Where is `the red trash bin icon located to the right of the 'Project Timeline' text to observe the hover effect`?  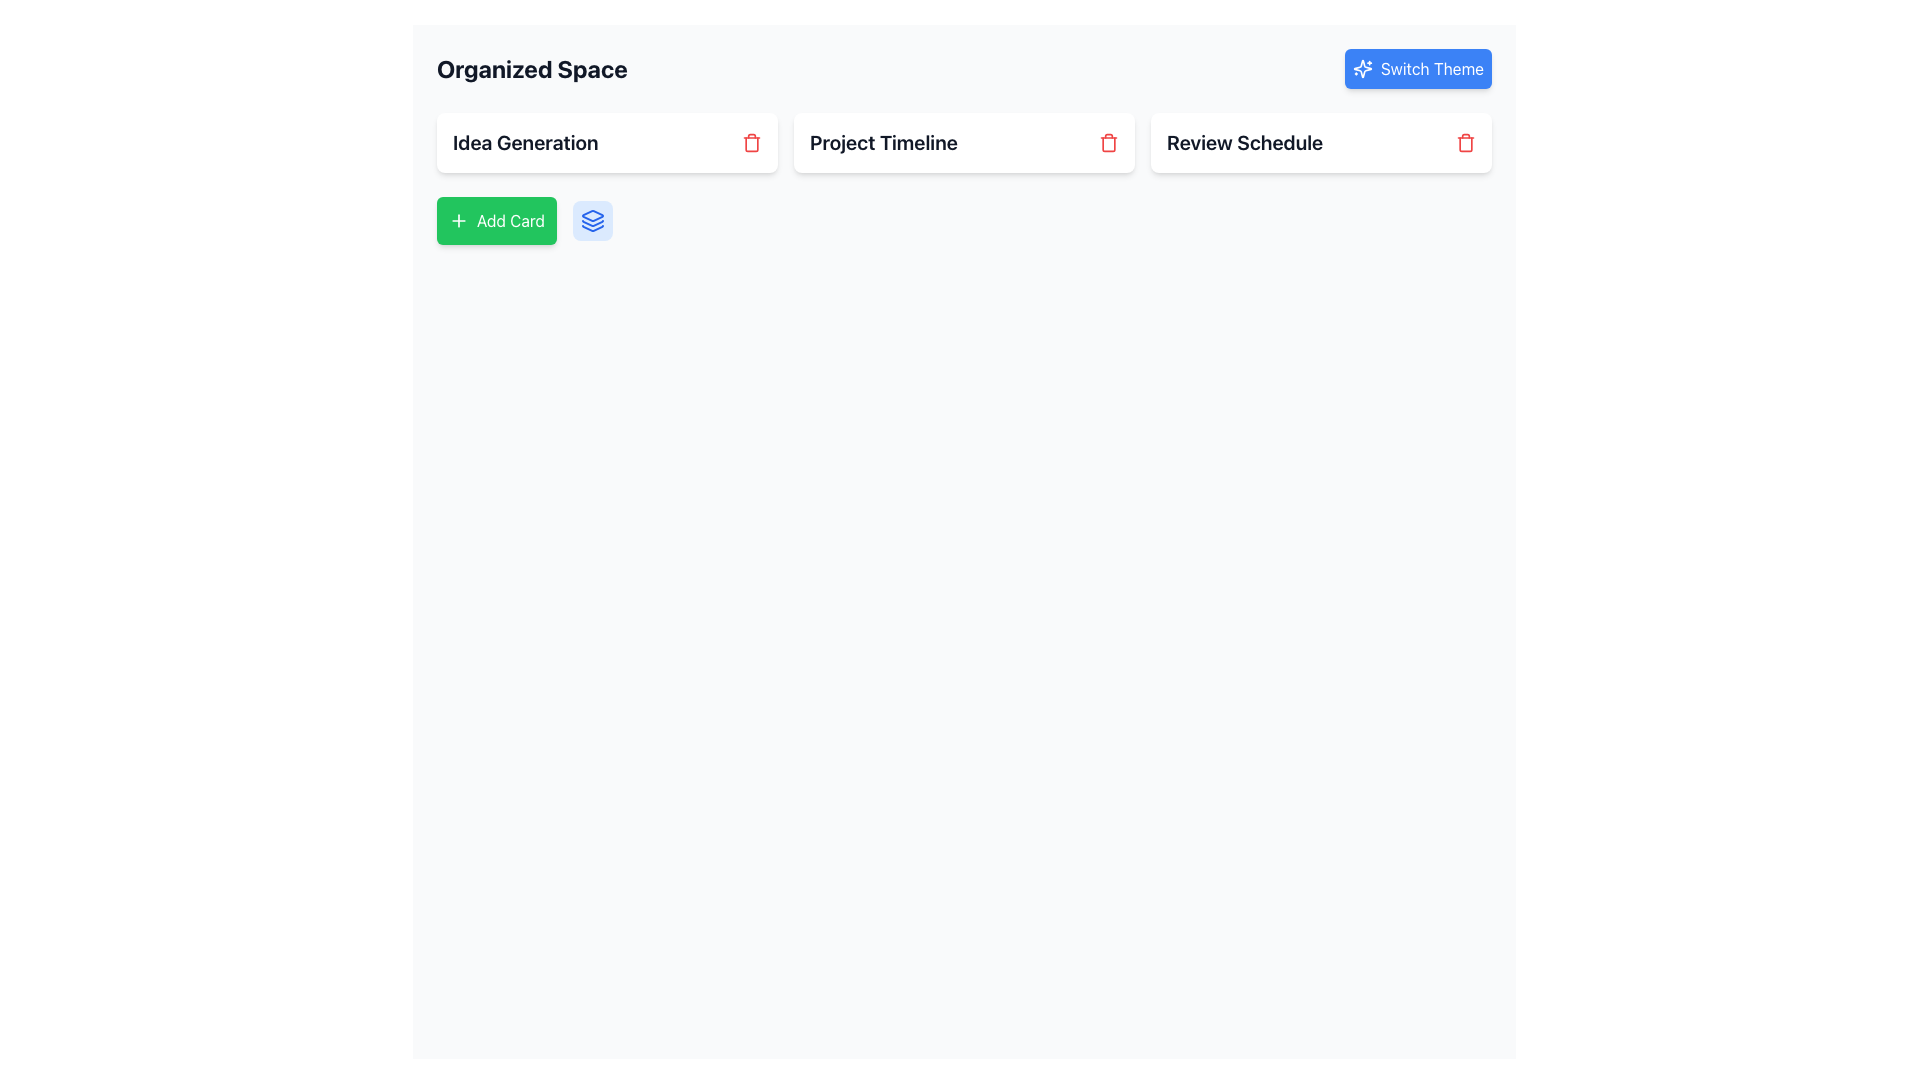
the red trash bin icon located to the right of the 'Project Timeline' text to observe the hover effect is located at coordinates (1107, 141).